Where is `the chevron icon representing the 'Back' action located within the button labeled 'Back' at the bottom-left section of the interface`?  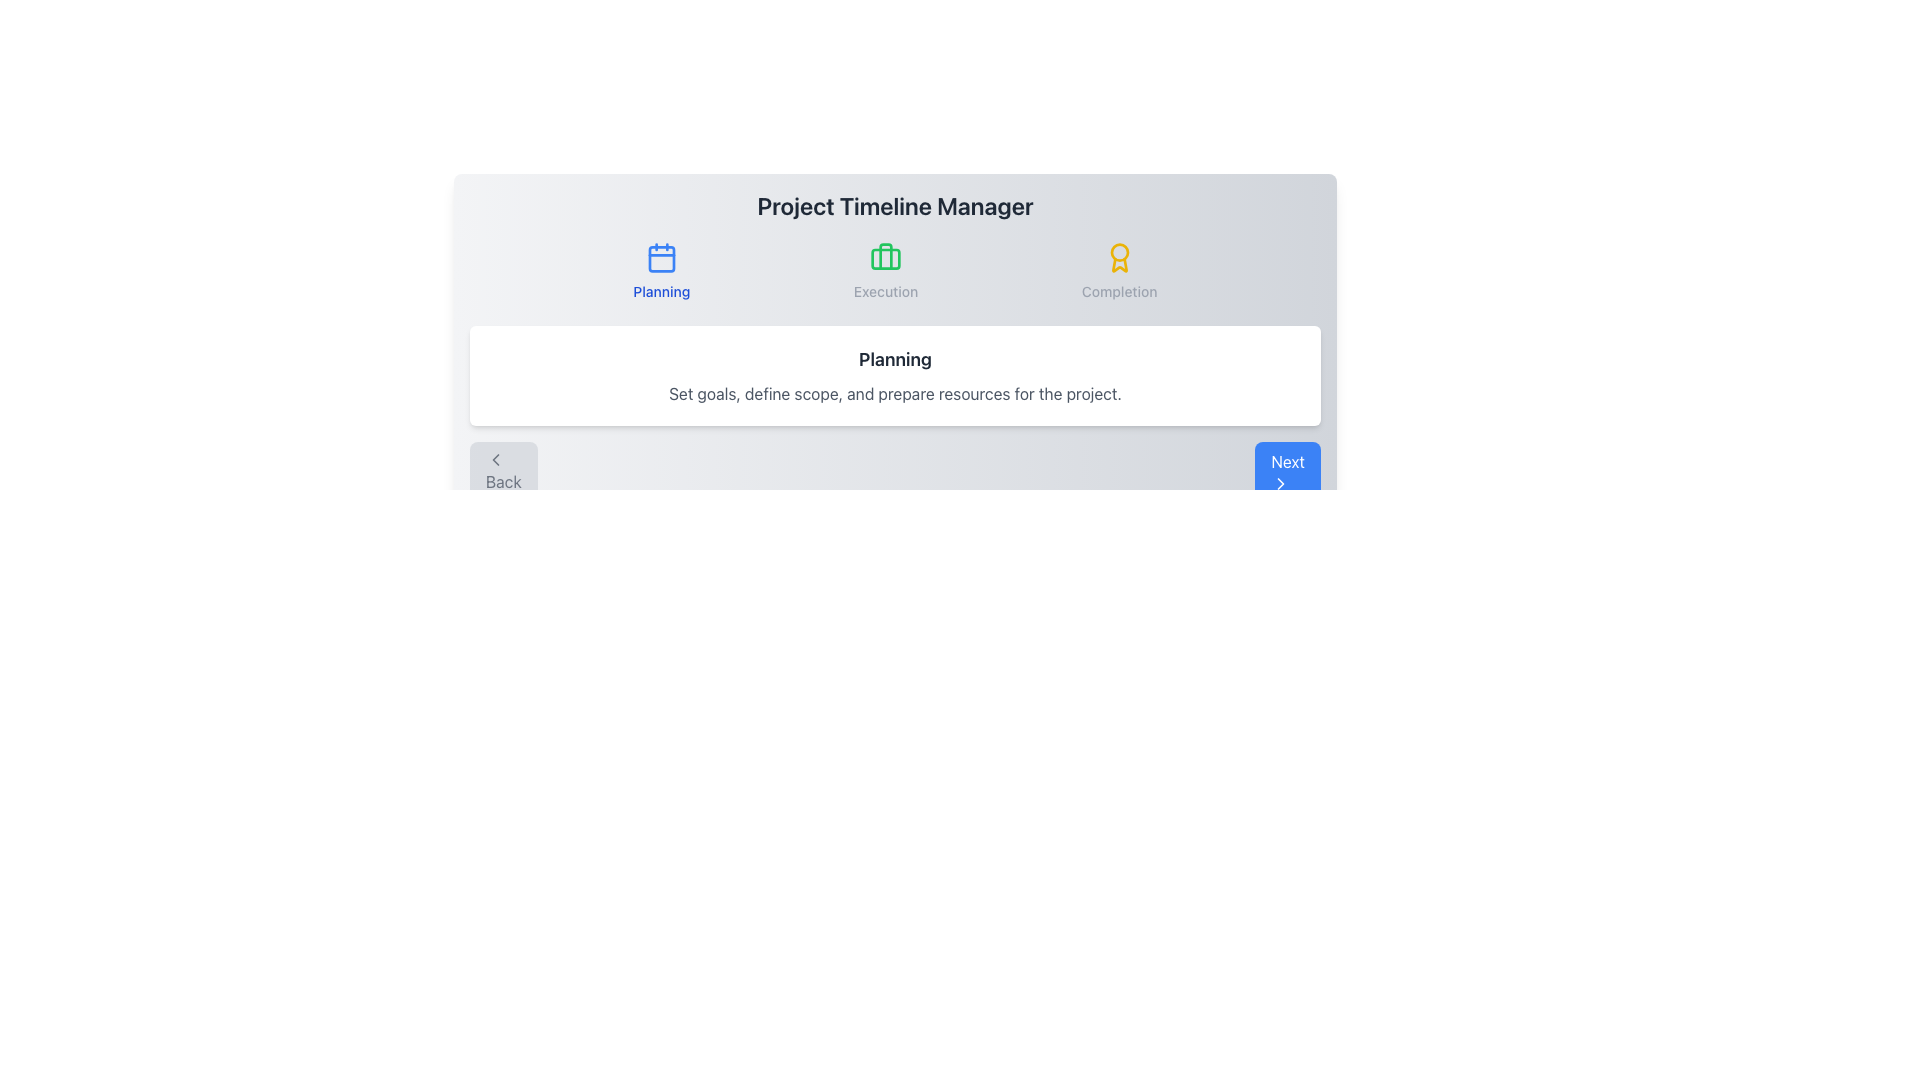 the chevron icon representing the 'Back' action located within the button labeled 'Back' at the bottom-left section of the interface is located at coordinates (495, 459).